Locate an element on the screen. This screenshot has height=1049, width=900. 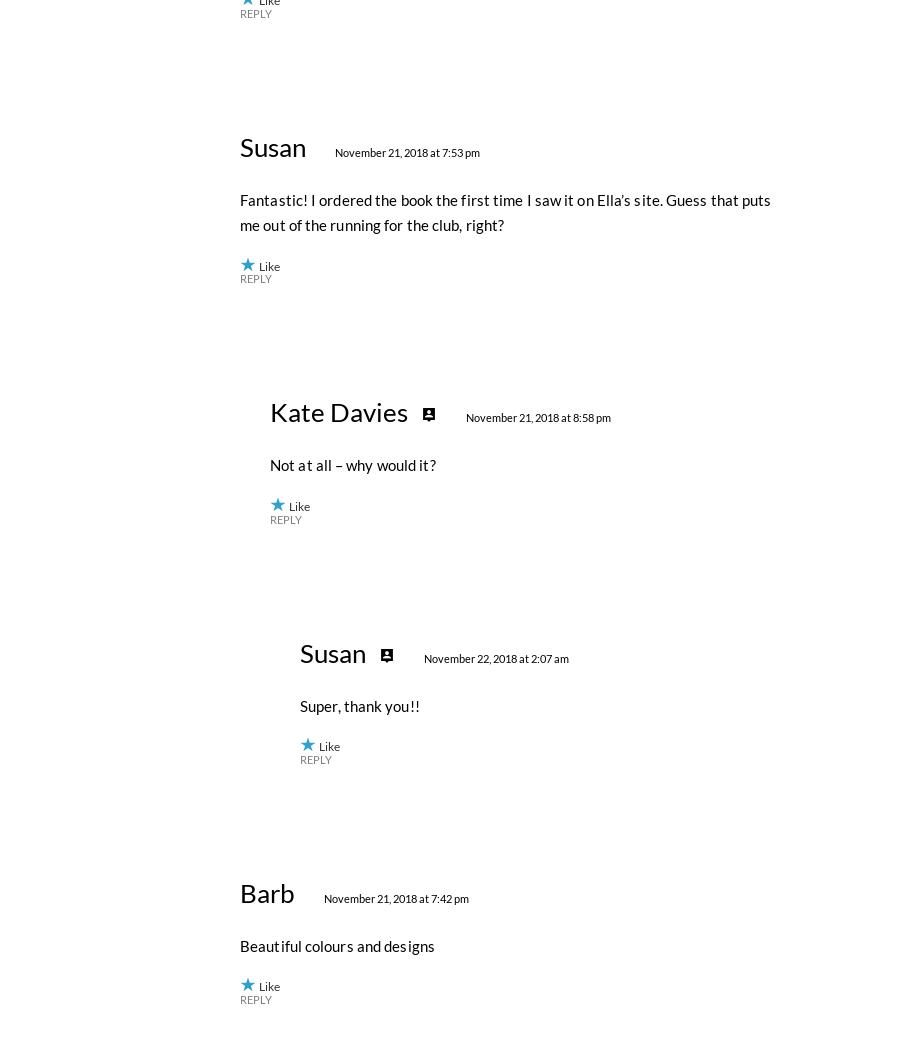
'Fantastic!  I ordered the book the first time I saw it on Ella’s site.  Guess that puts me out of the running for the club, right?' is located at coordinates (504, 650).